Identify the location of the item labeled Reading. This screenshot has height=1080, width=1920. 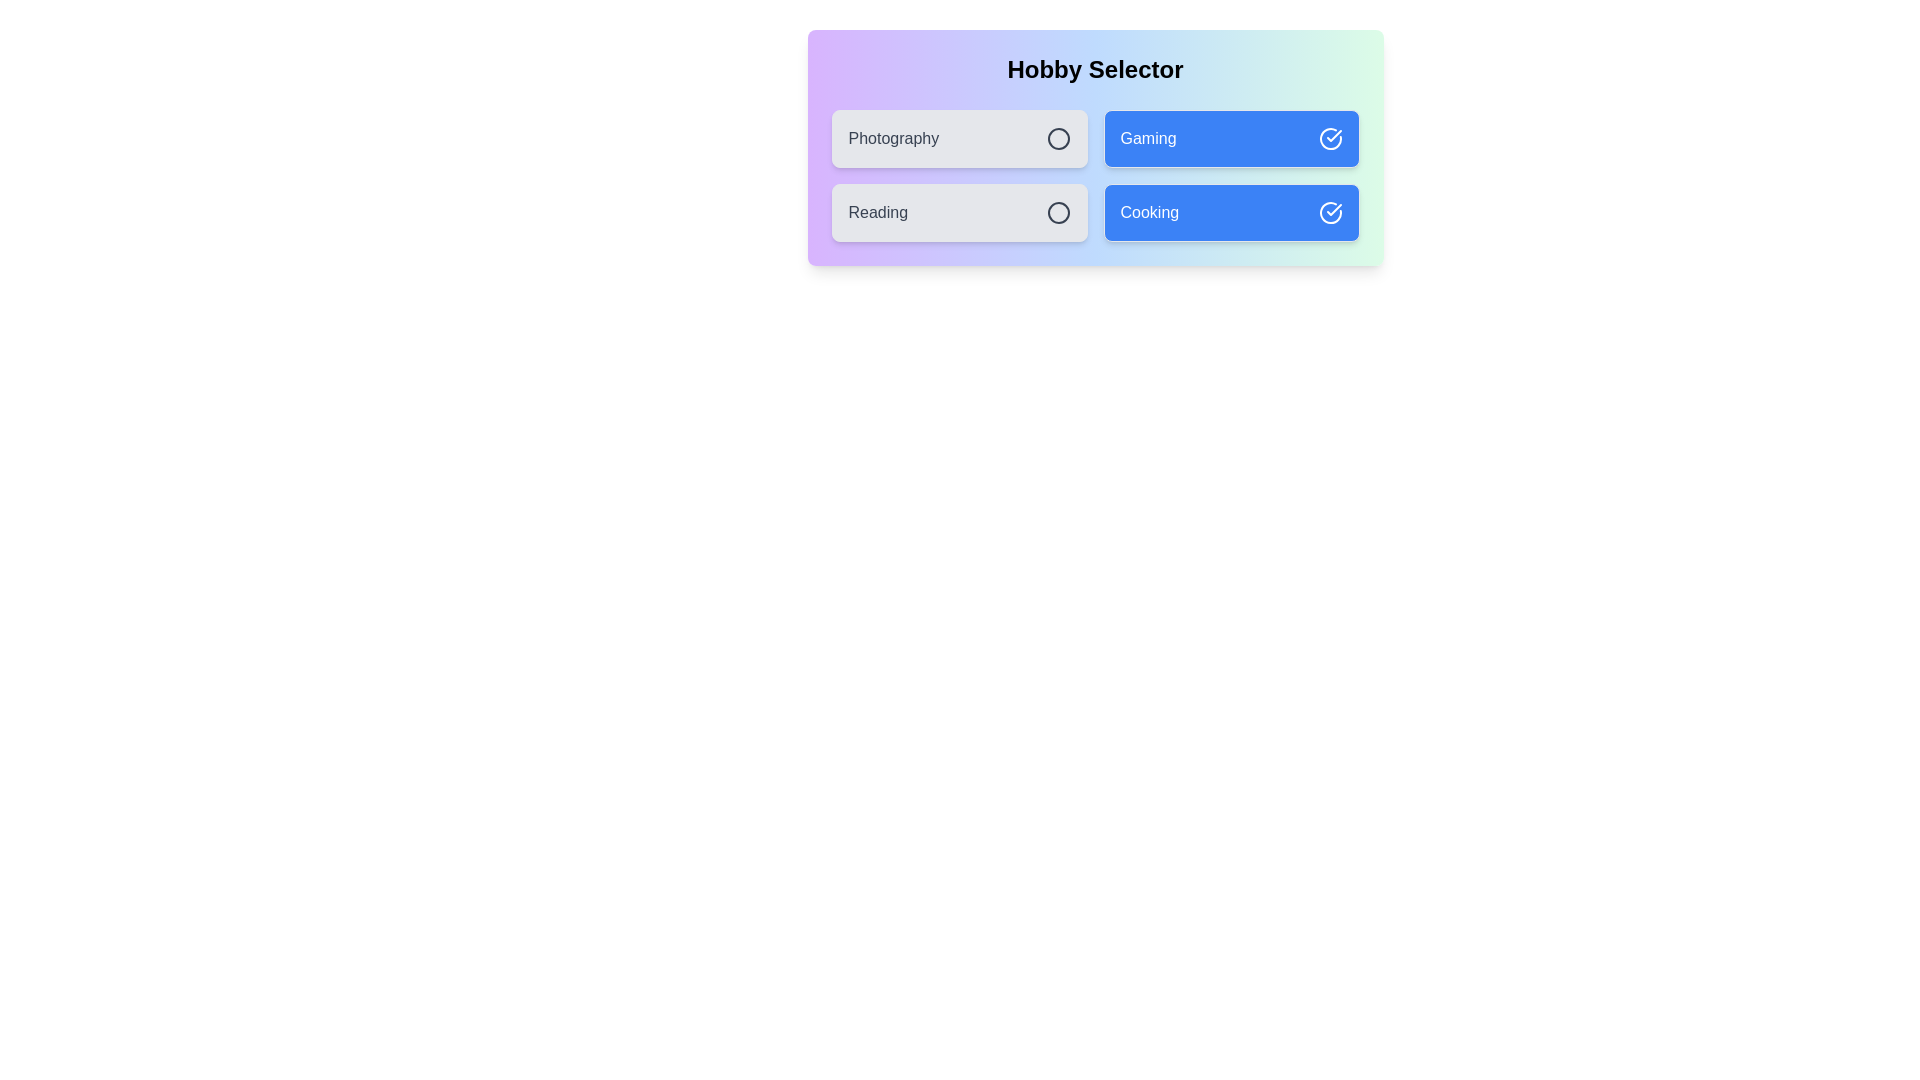
(958, 212).